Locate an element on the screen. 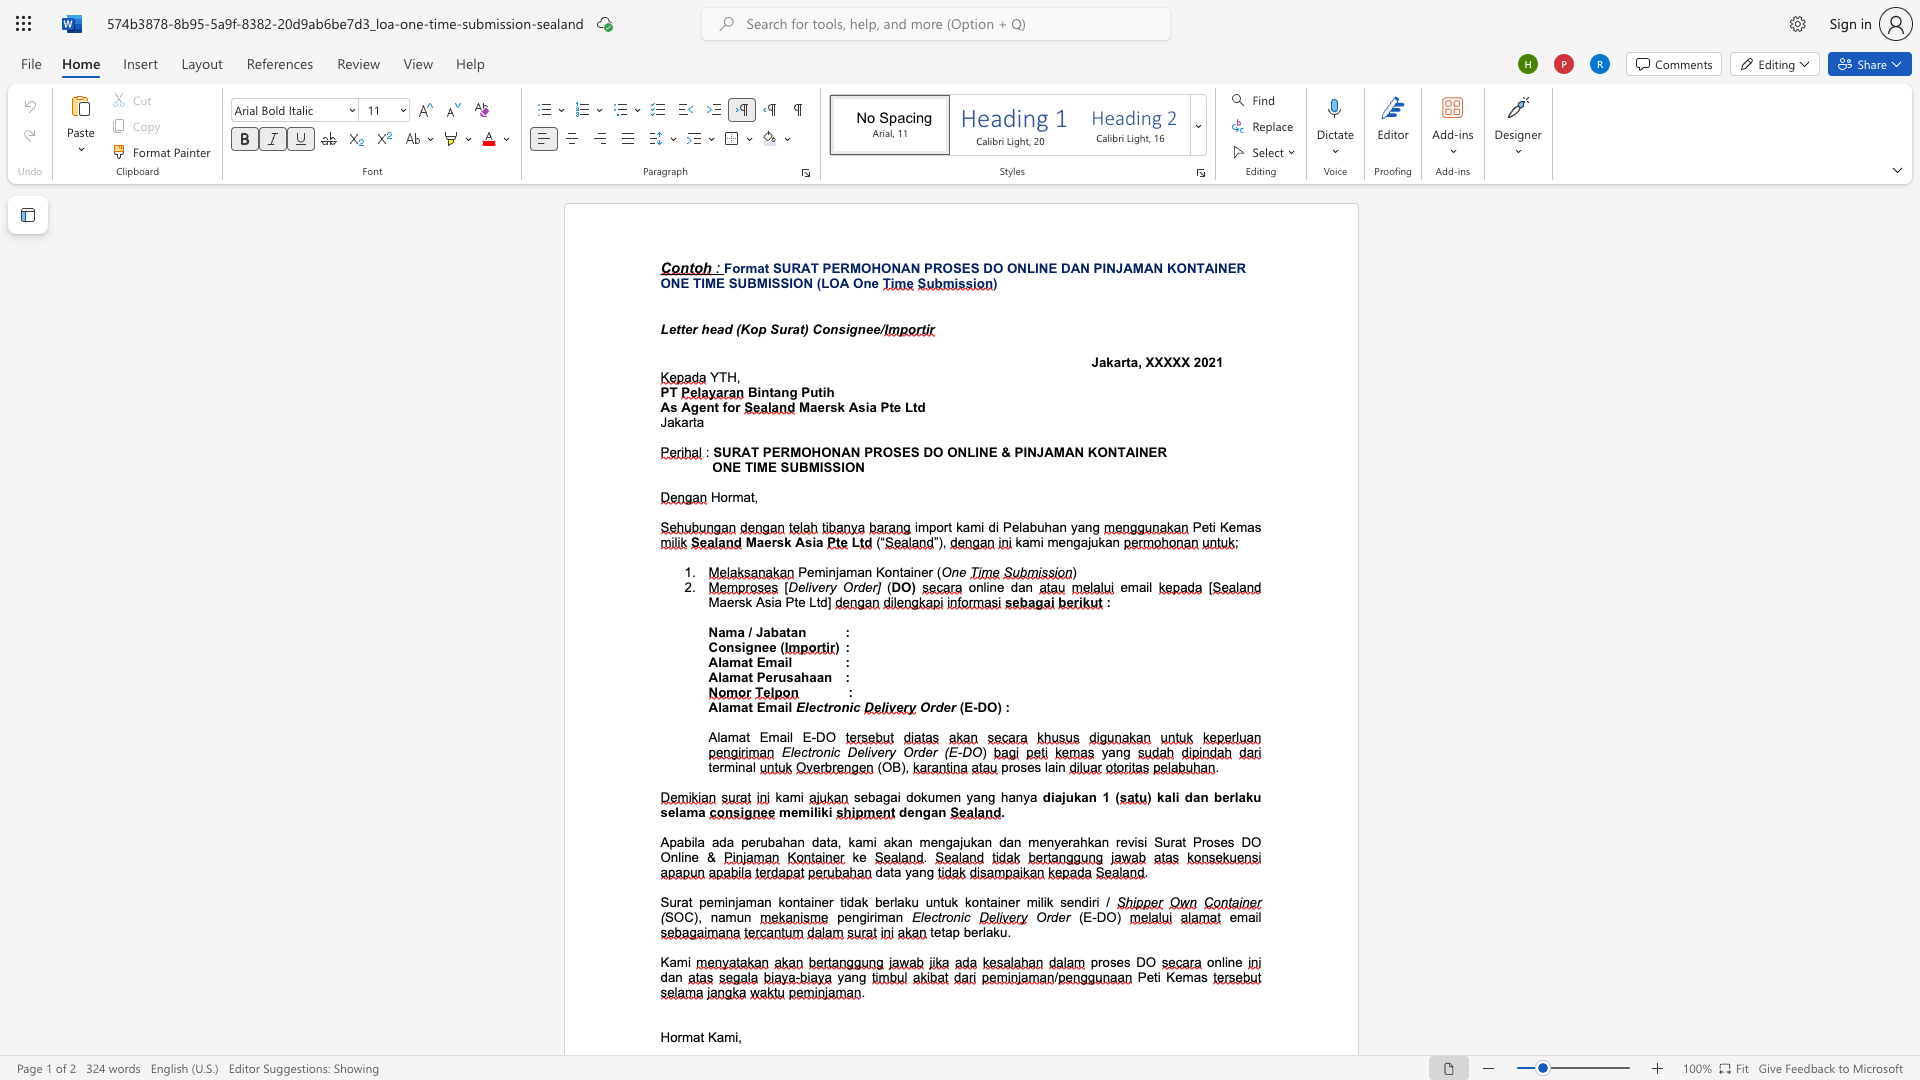 Image resolution: width=1920 pixels, height=1080 pixels. the subset text "lamat E" within the text "Alamat Email" is located at coordinates (718, 706).